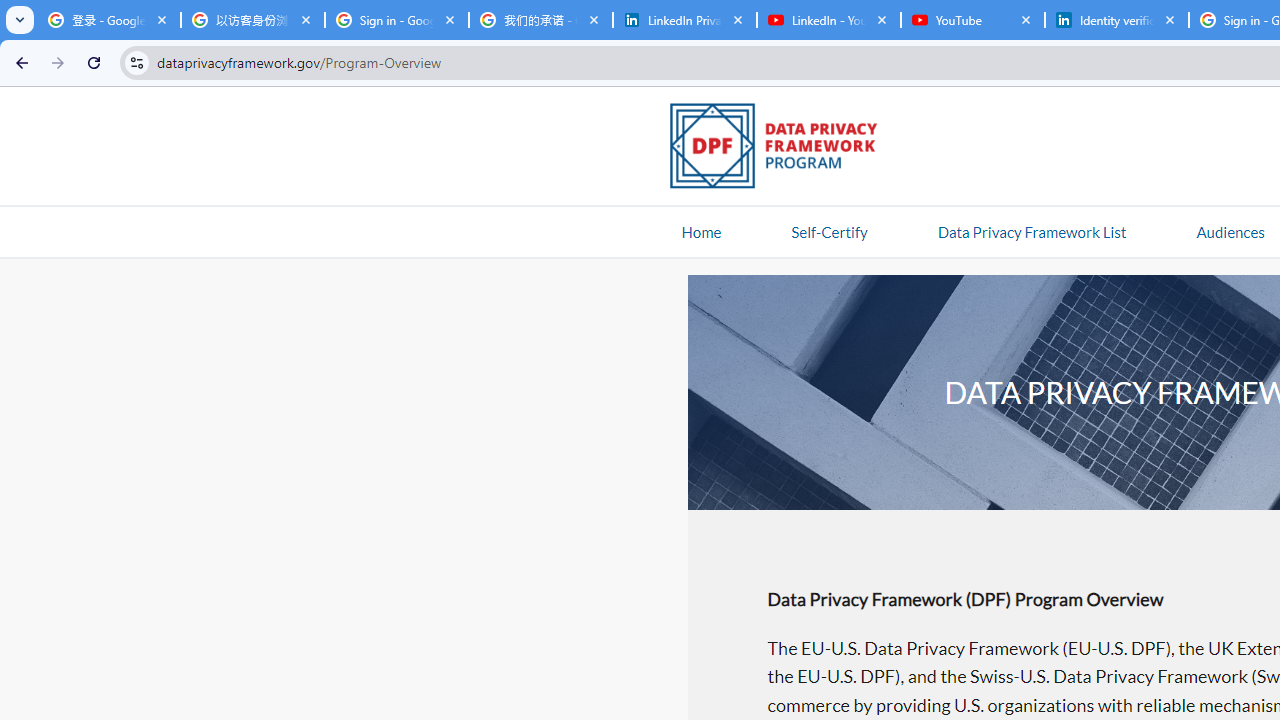 This screenshot has height=720, width=1280. What do you see at coordinates (829, 230) in the screenshot?
I see `'Self-Certify'` at bounding box center [829, 230].